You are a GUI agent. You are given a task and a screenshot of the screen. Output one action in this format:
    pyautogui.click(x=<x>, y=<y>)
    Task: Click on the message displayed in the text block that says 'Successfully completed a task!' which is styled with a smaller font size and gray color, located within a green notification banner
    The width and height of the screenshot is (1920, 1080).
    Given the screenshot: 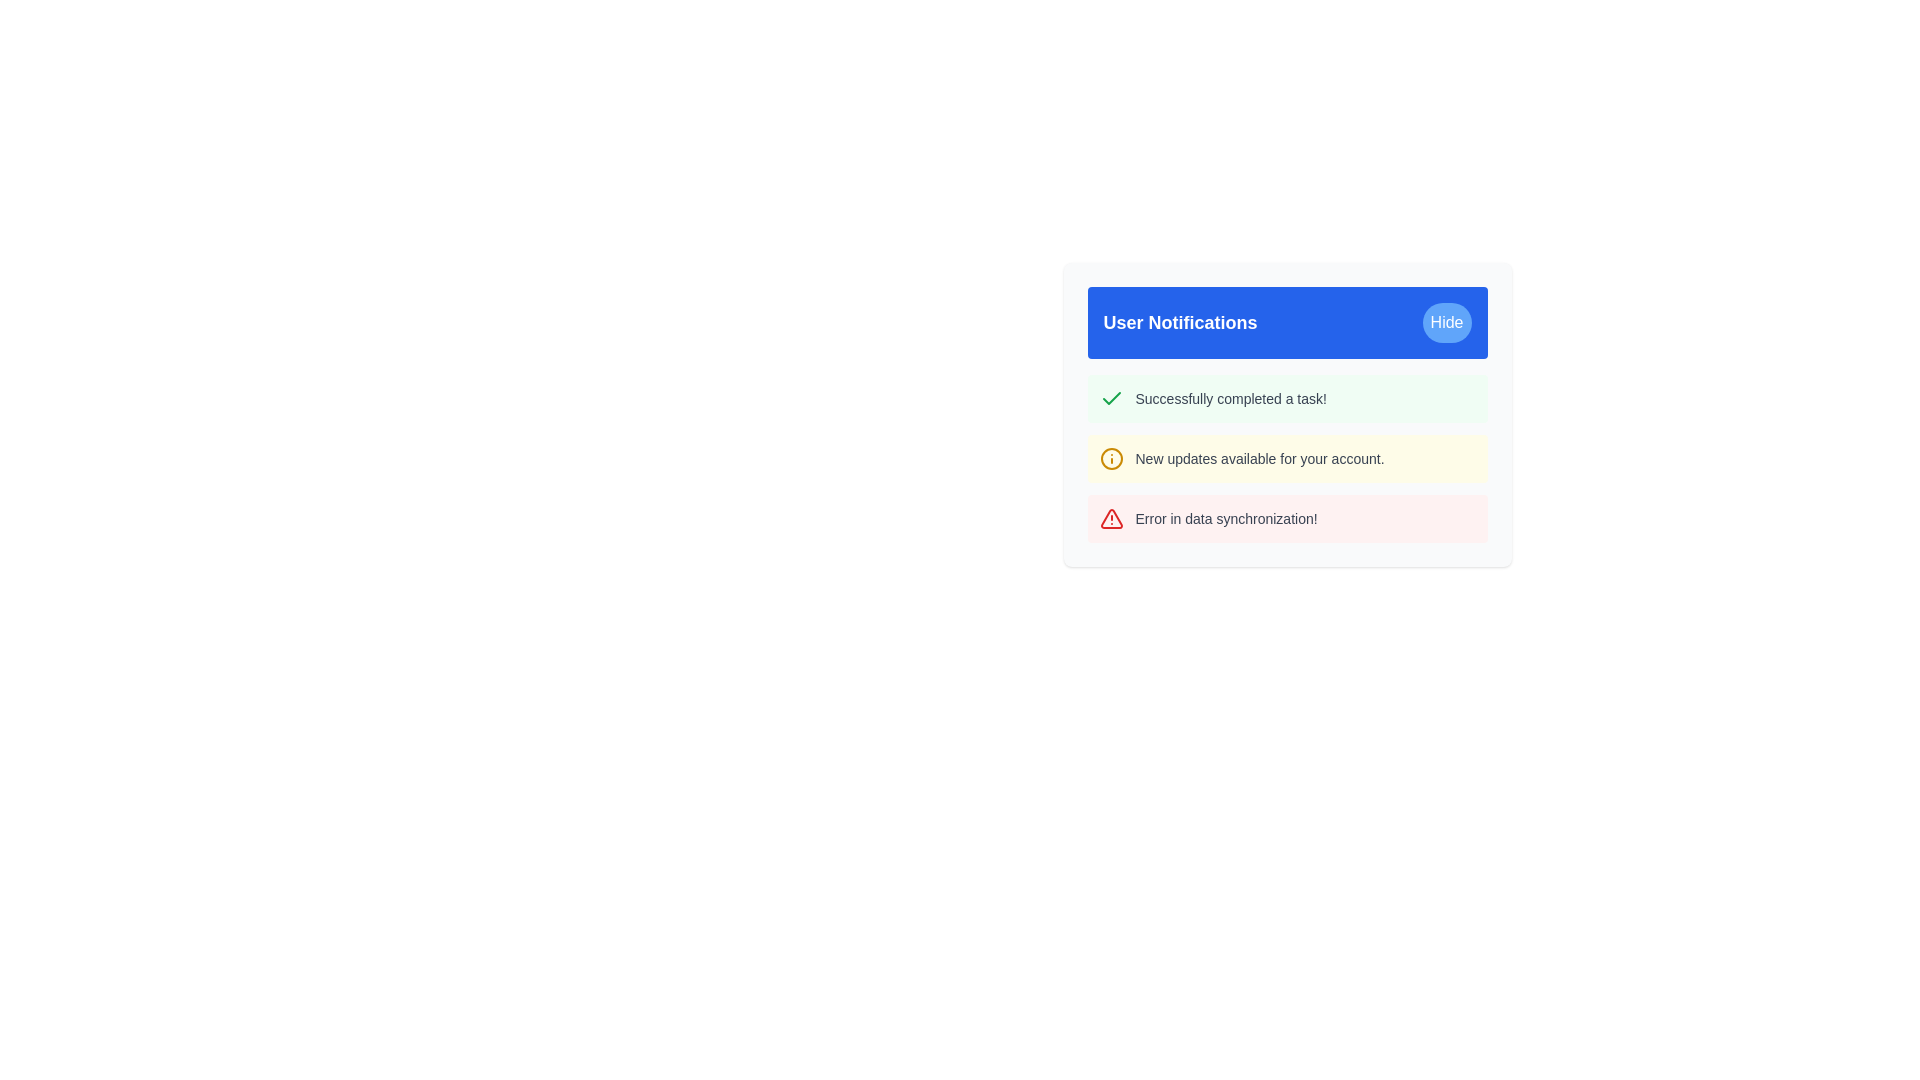 What is the action you would take?
    pyautogui.click(x=1230, y=398)
    